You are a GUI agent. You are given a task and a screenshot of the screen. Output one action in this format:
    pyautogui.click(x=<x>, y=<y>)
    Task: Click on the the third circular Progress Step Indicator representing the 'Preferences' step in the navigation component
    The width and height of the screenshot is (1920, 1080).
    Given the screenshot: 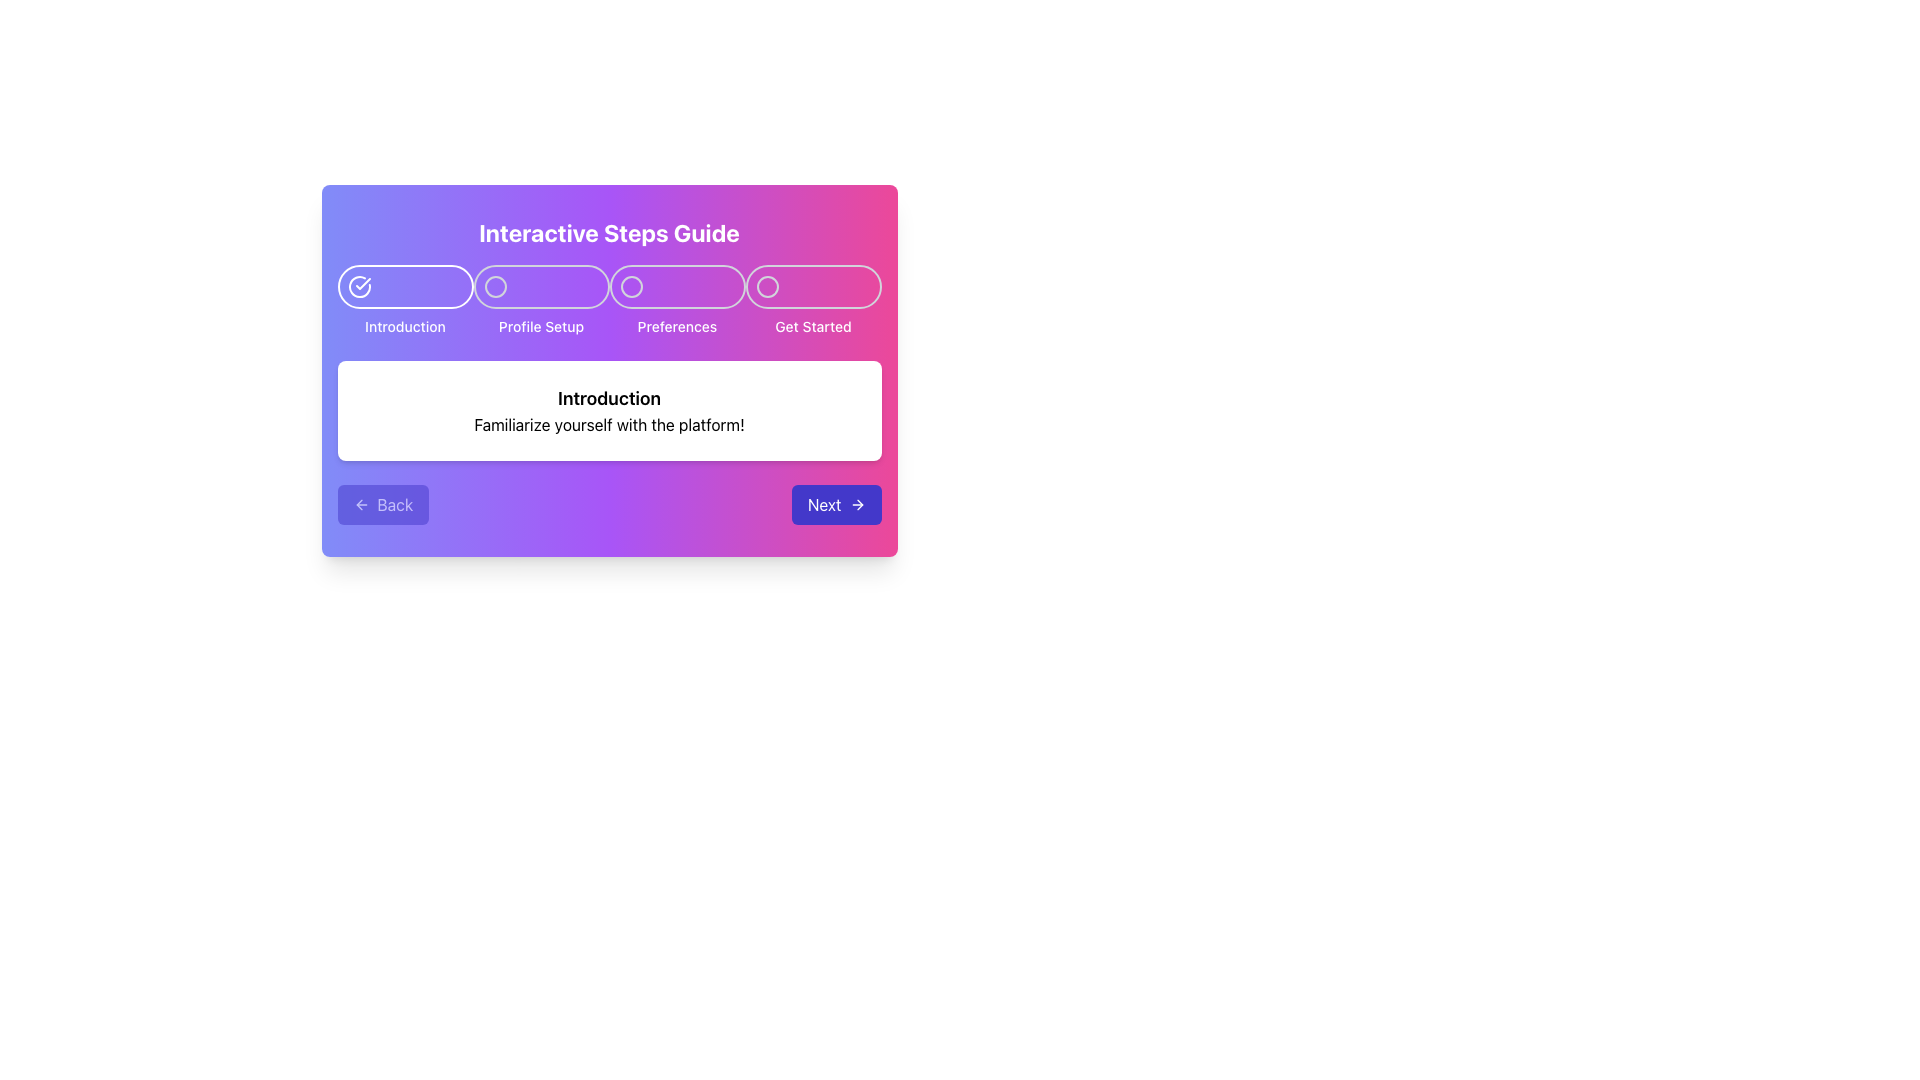 What is the action you would take?
    pyautogui.click(x=630, y=286)
    